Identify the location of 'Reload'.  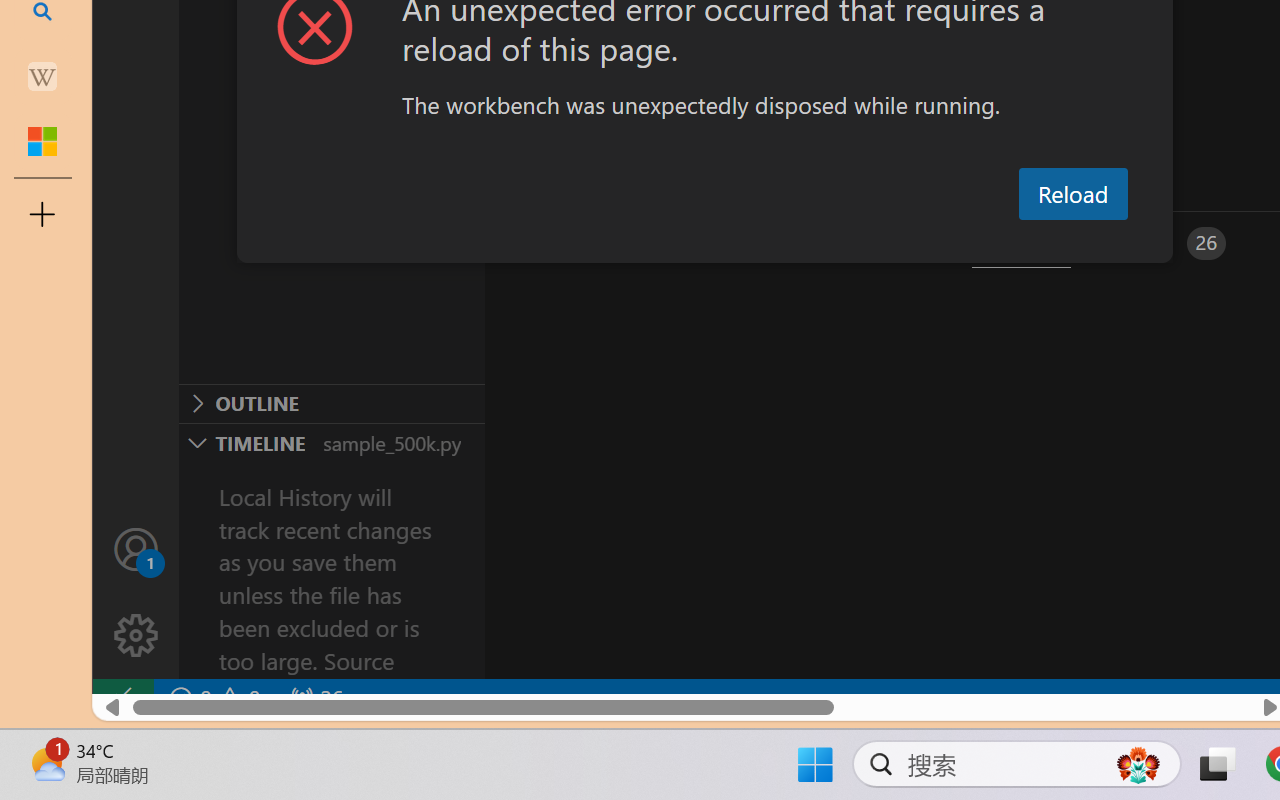
(1071, 192).